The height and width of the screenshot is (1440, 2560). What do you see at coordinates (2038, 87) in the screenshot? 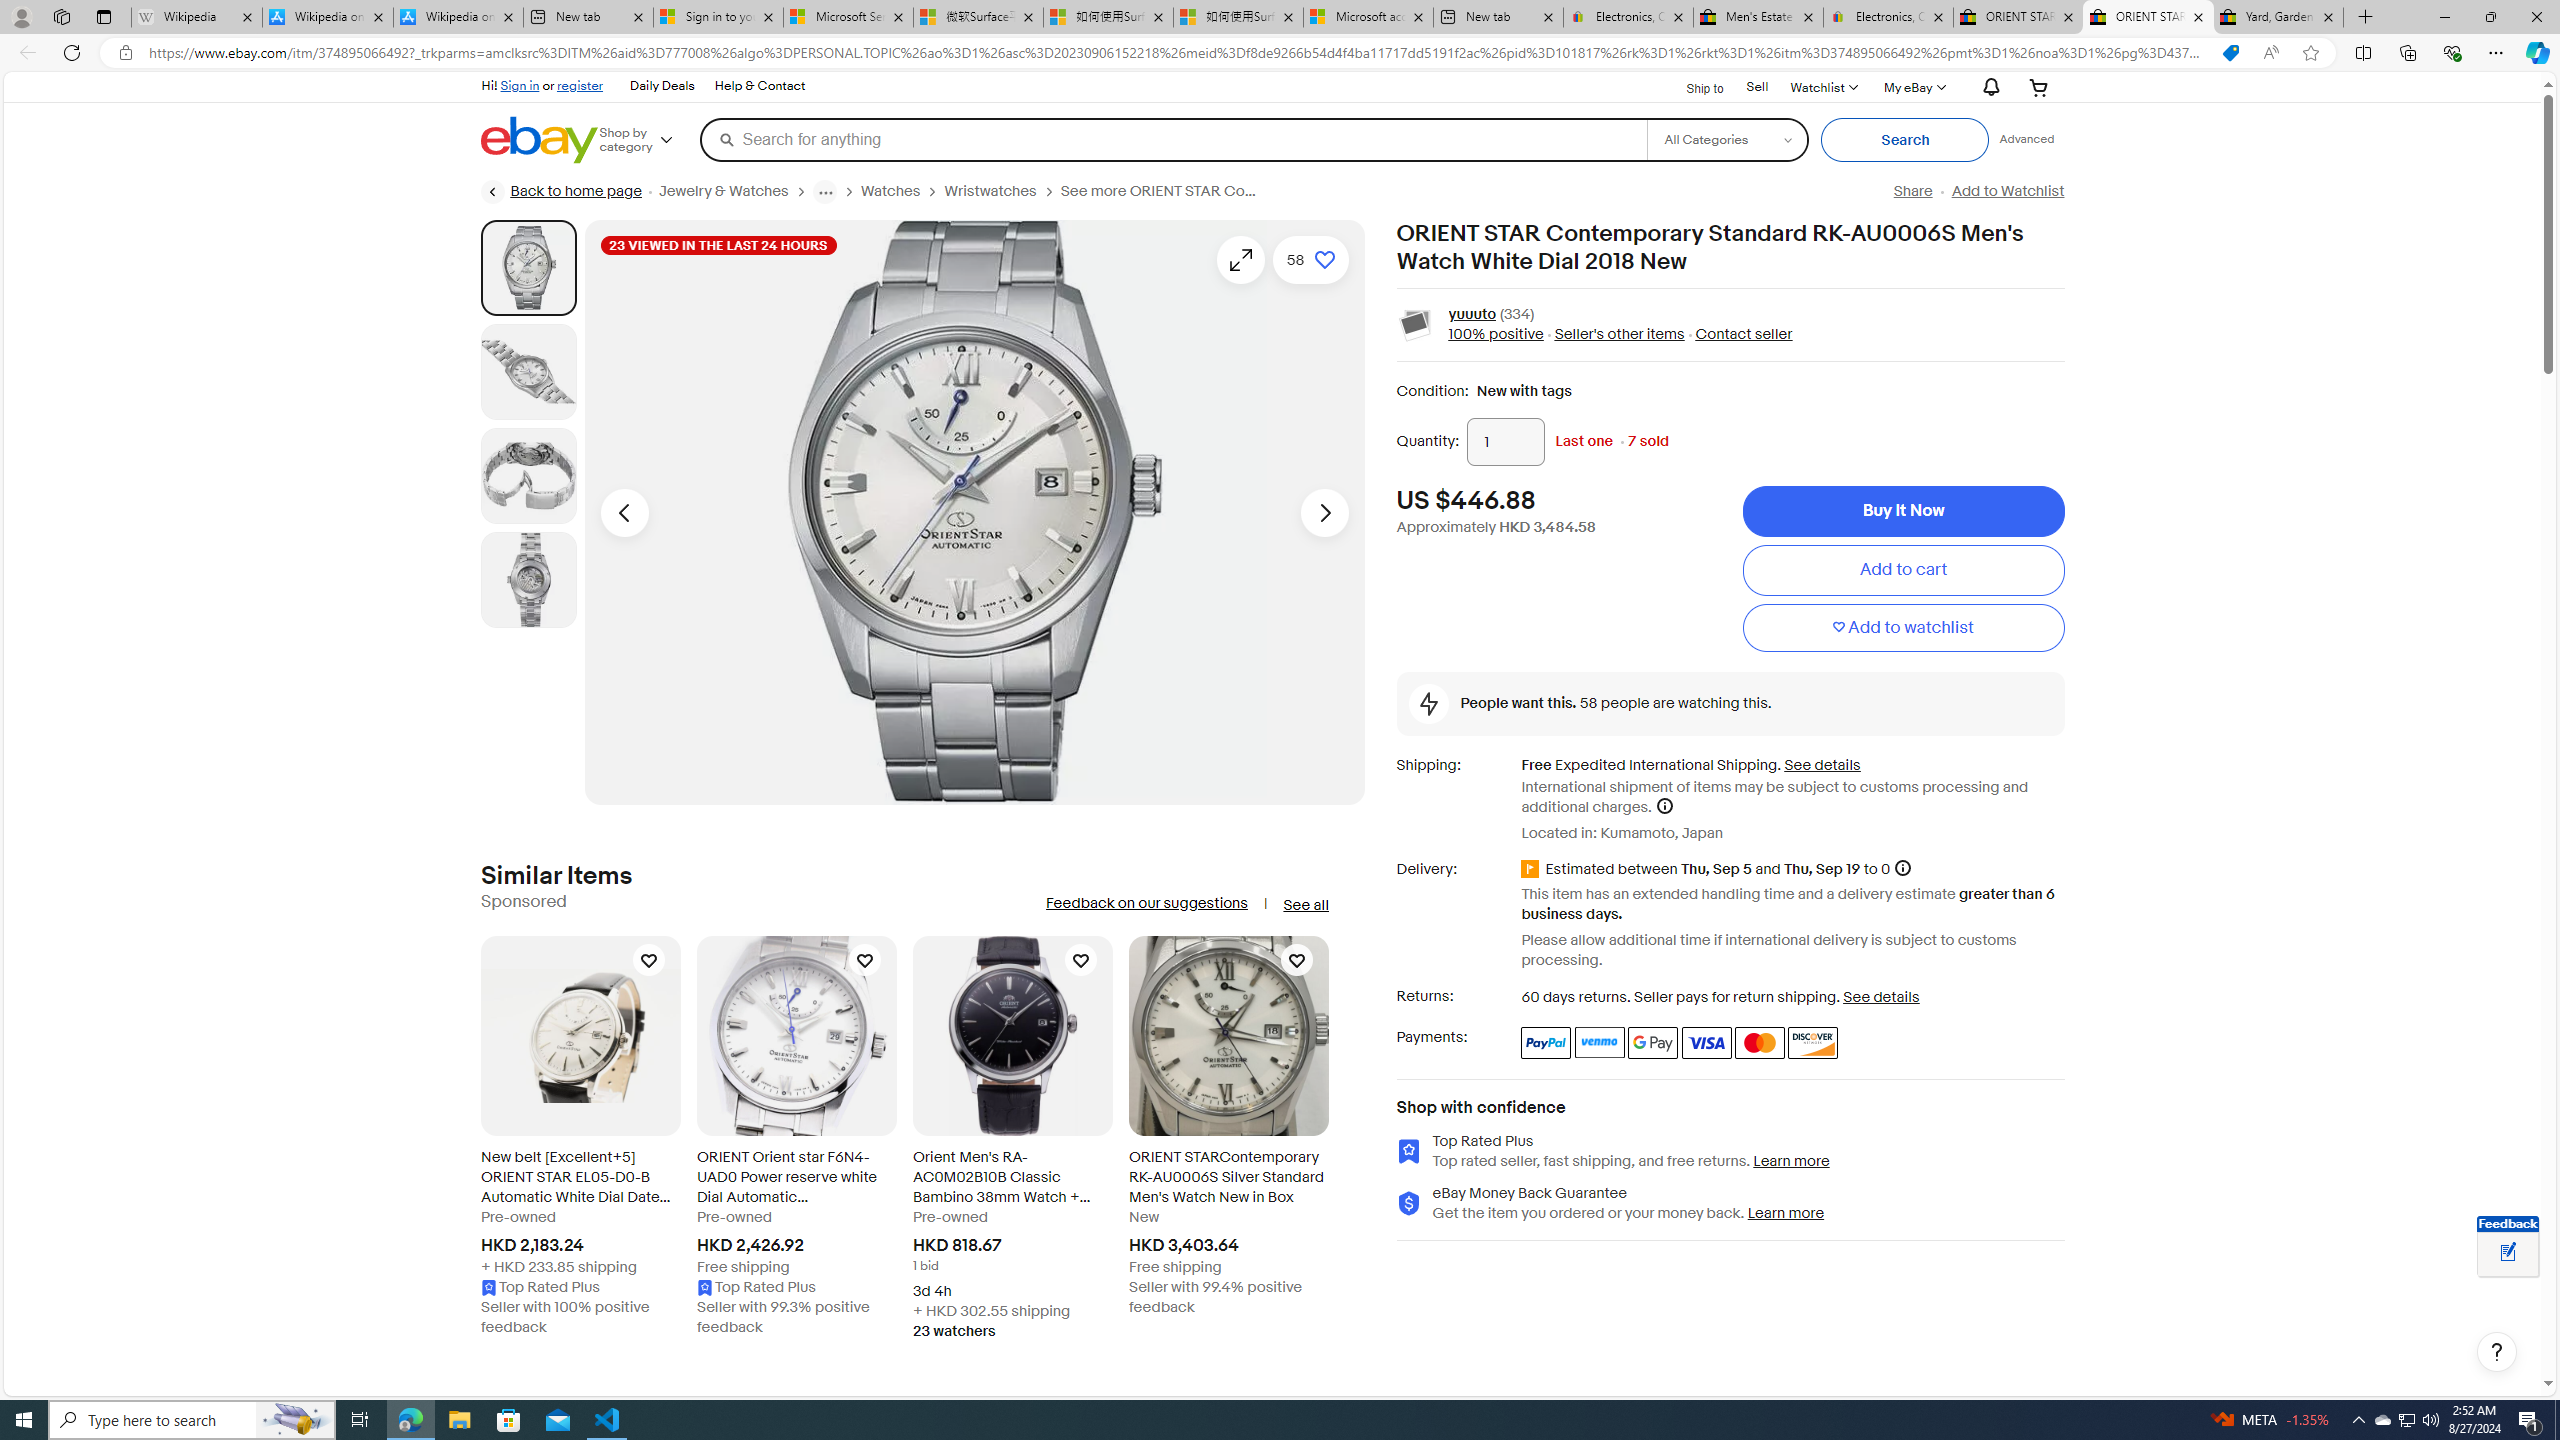
I see `'Your shopping cart'` at bounding box center [2038, 87].